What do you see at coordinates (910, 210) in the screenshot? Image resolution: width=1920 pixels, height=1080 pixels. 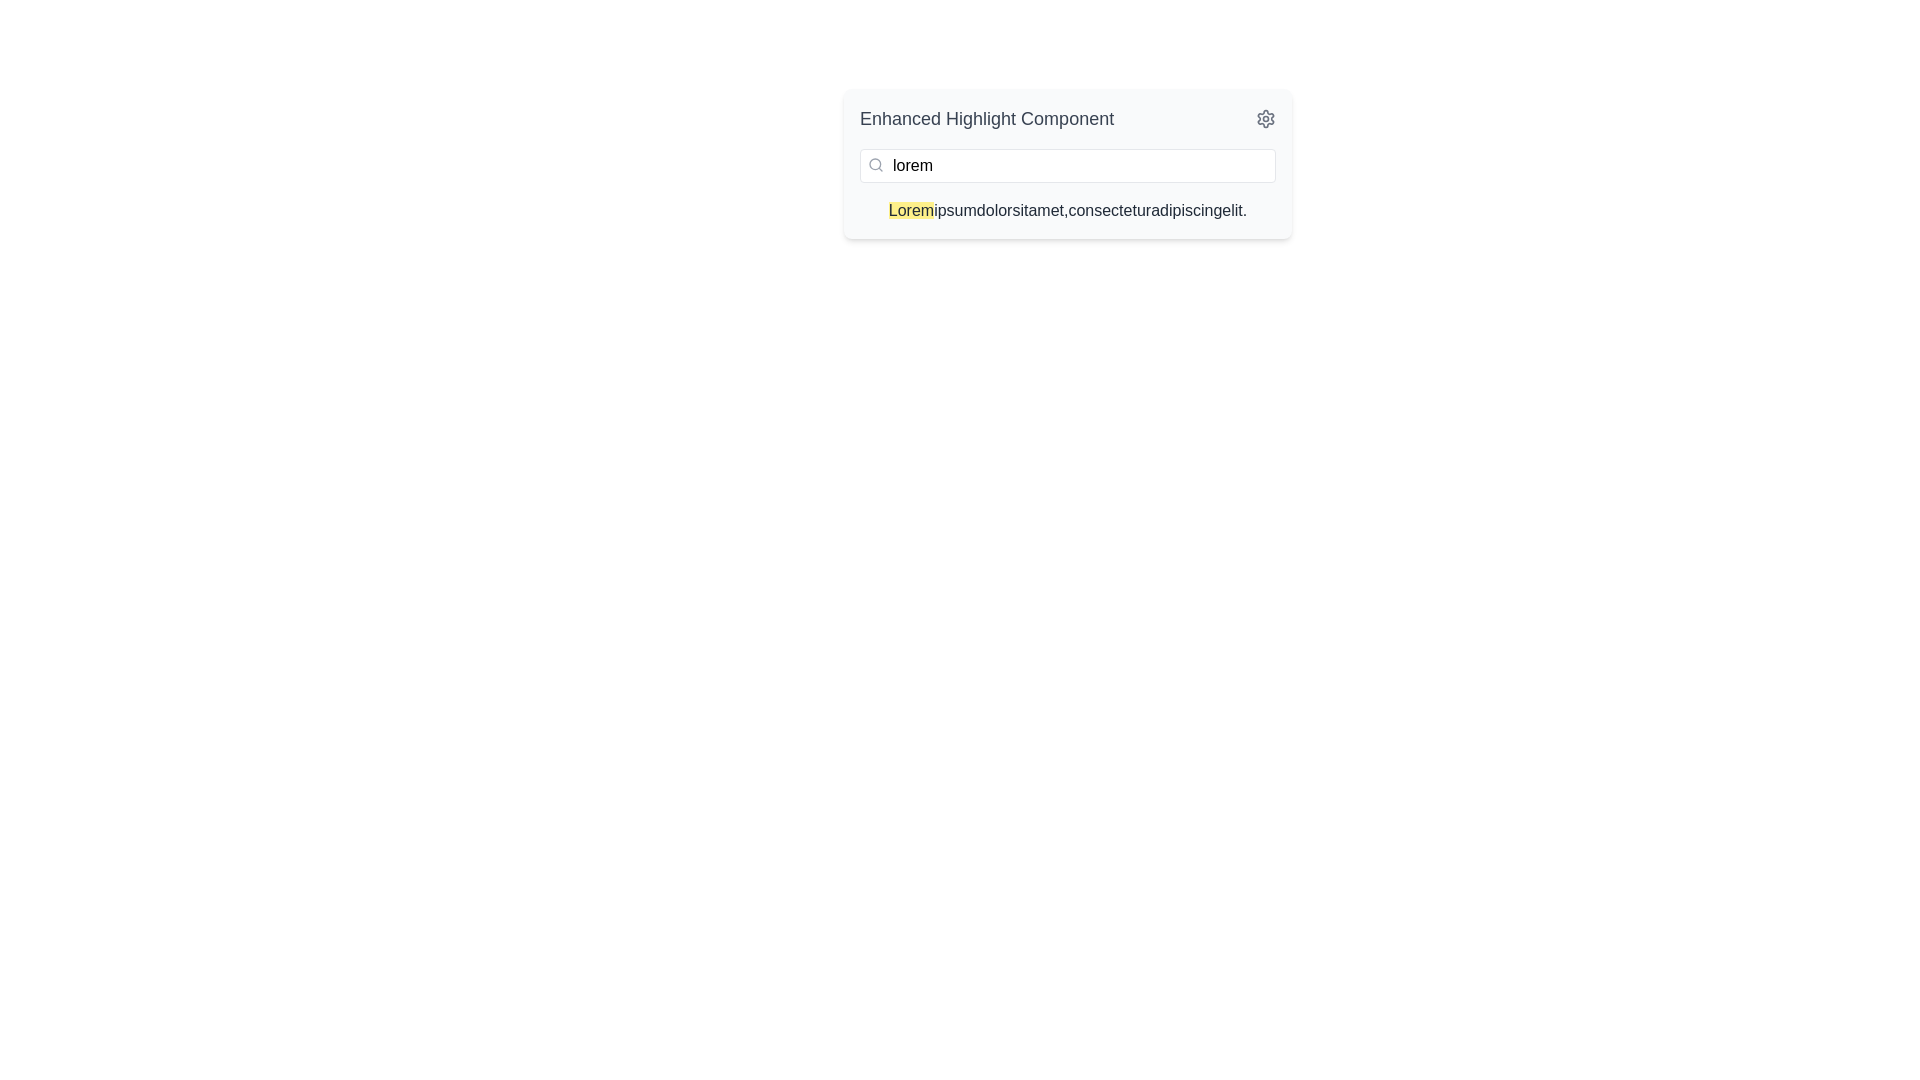 I see `the highlighted text that emphasizes the word 'Lorem' in the sentence 'Lorem ipsum dolor sit amet, consectetur adipiscing elit.'` at bounding box center [910, 210].